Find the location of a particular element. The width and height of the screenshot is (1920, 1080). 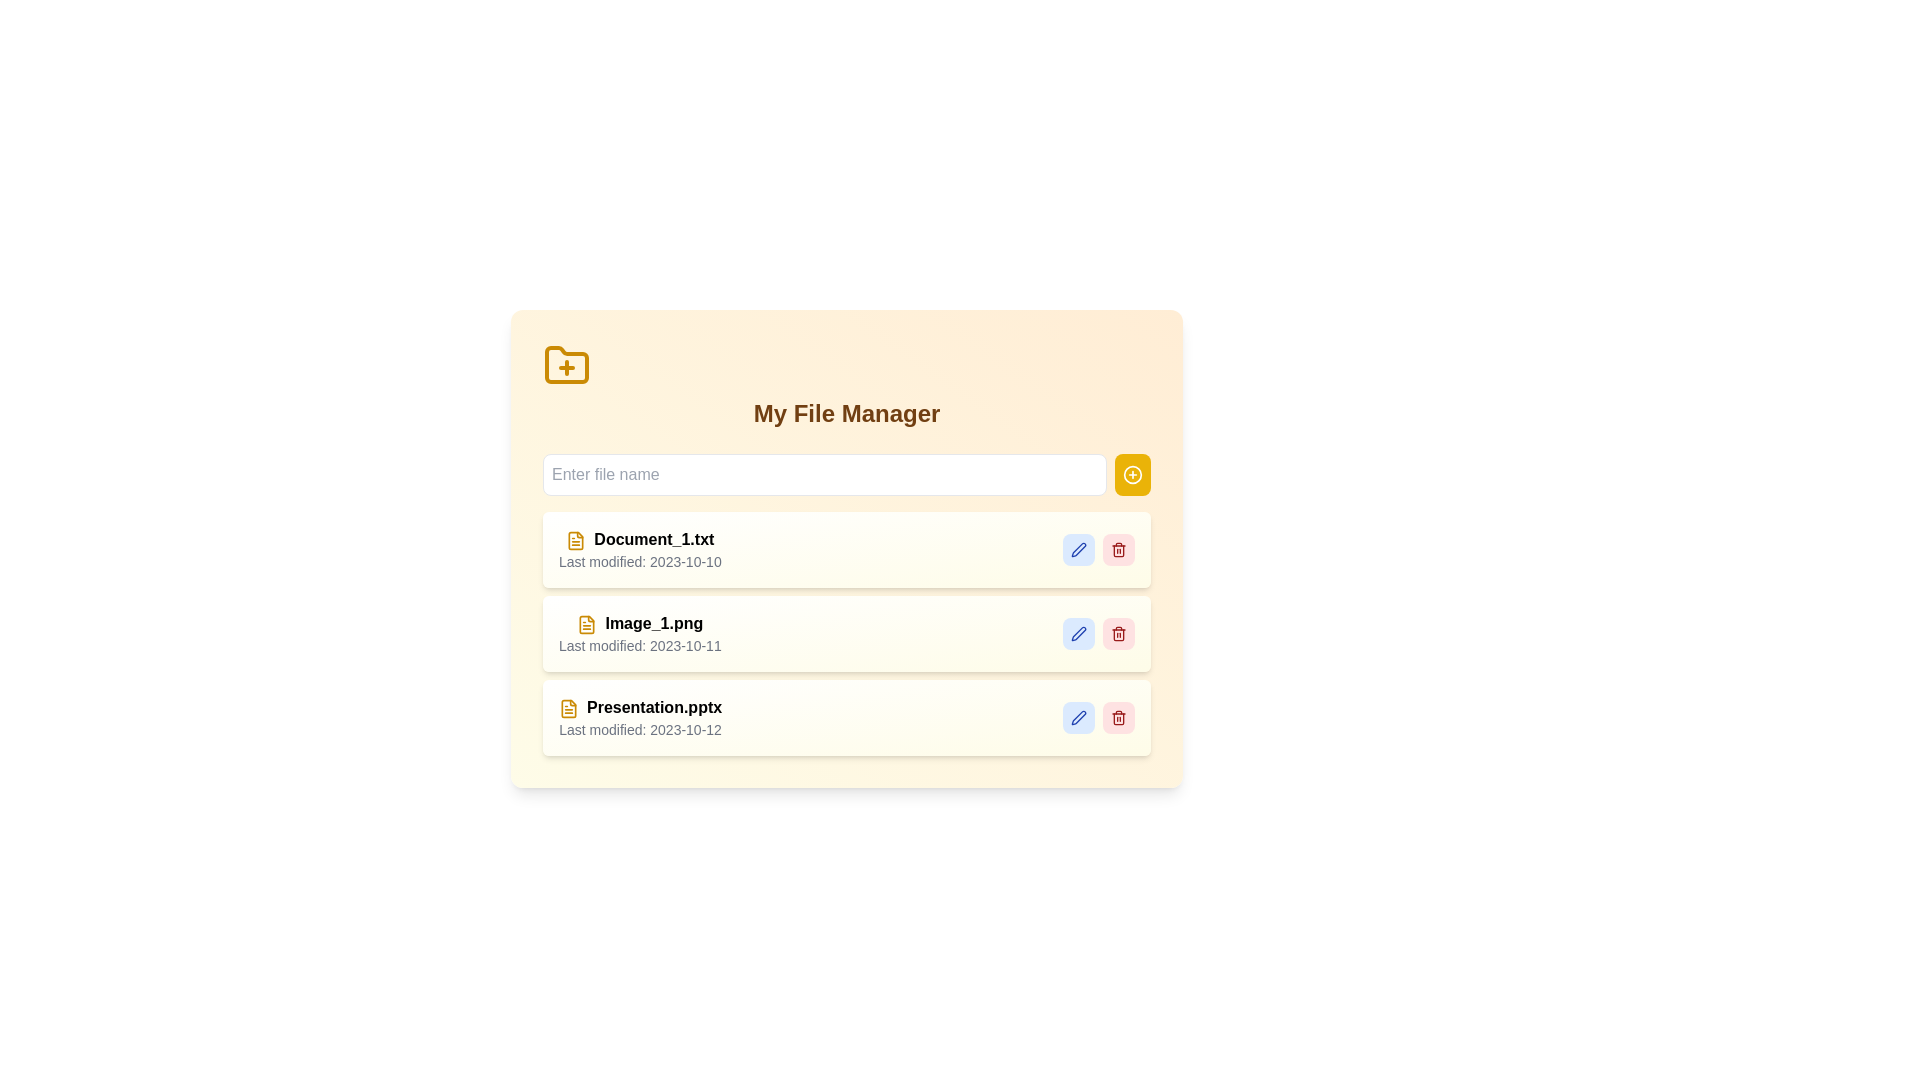

the pen icon representing the edit action, located is located at coordinates (1078, 548).